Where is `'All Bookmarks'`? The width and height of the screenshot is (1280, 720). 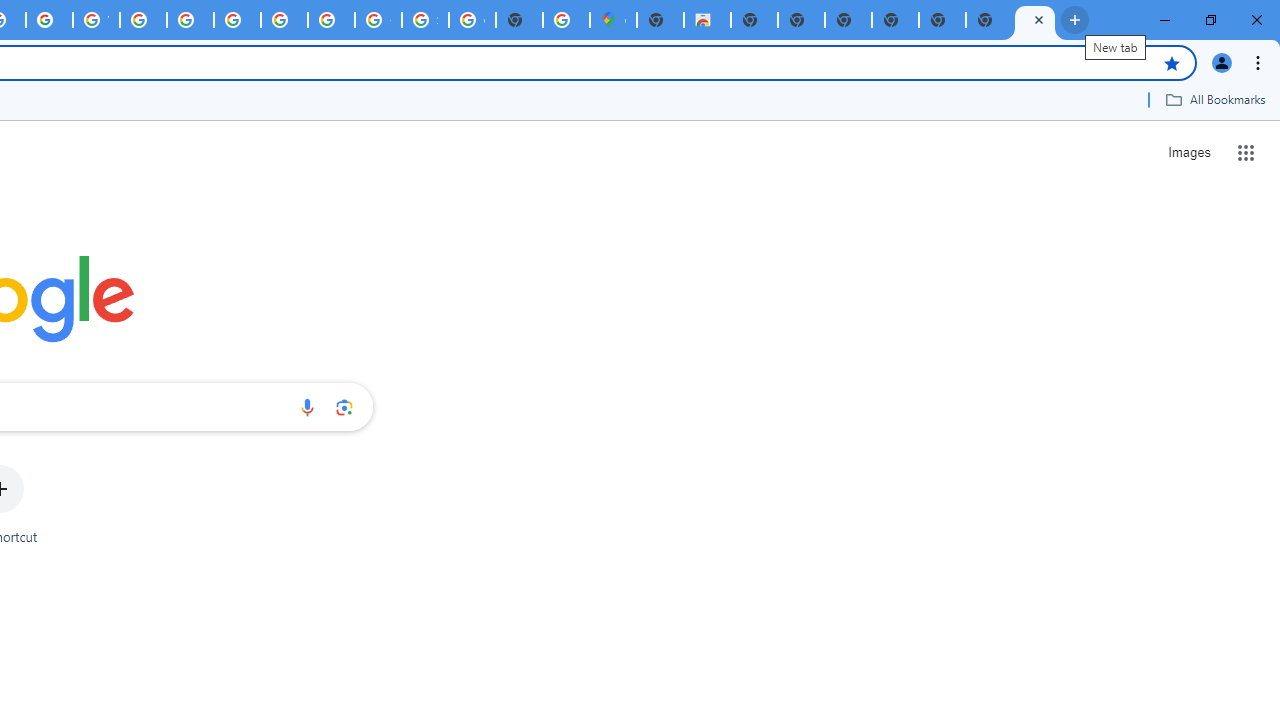 'All Bookmarks' is located at coordinates (1214, 99).